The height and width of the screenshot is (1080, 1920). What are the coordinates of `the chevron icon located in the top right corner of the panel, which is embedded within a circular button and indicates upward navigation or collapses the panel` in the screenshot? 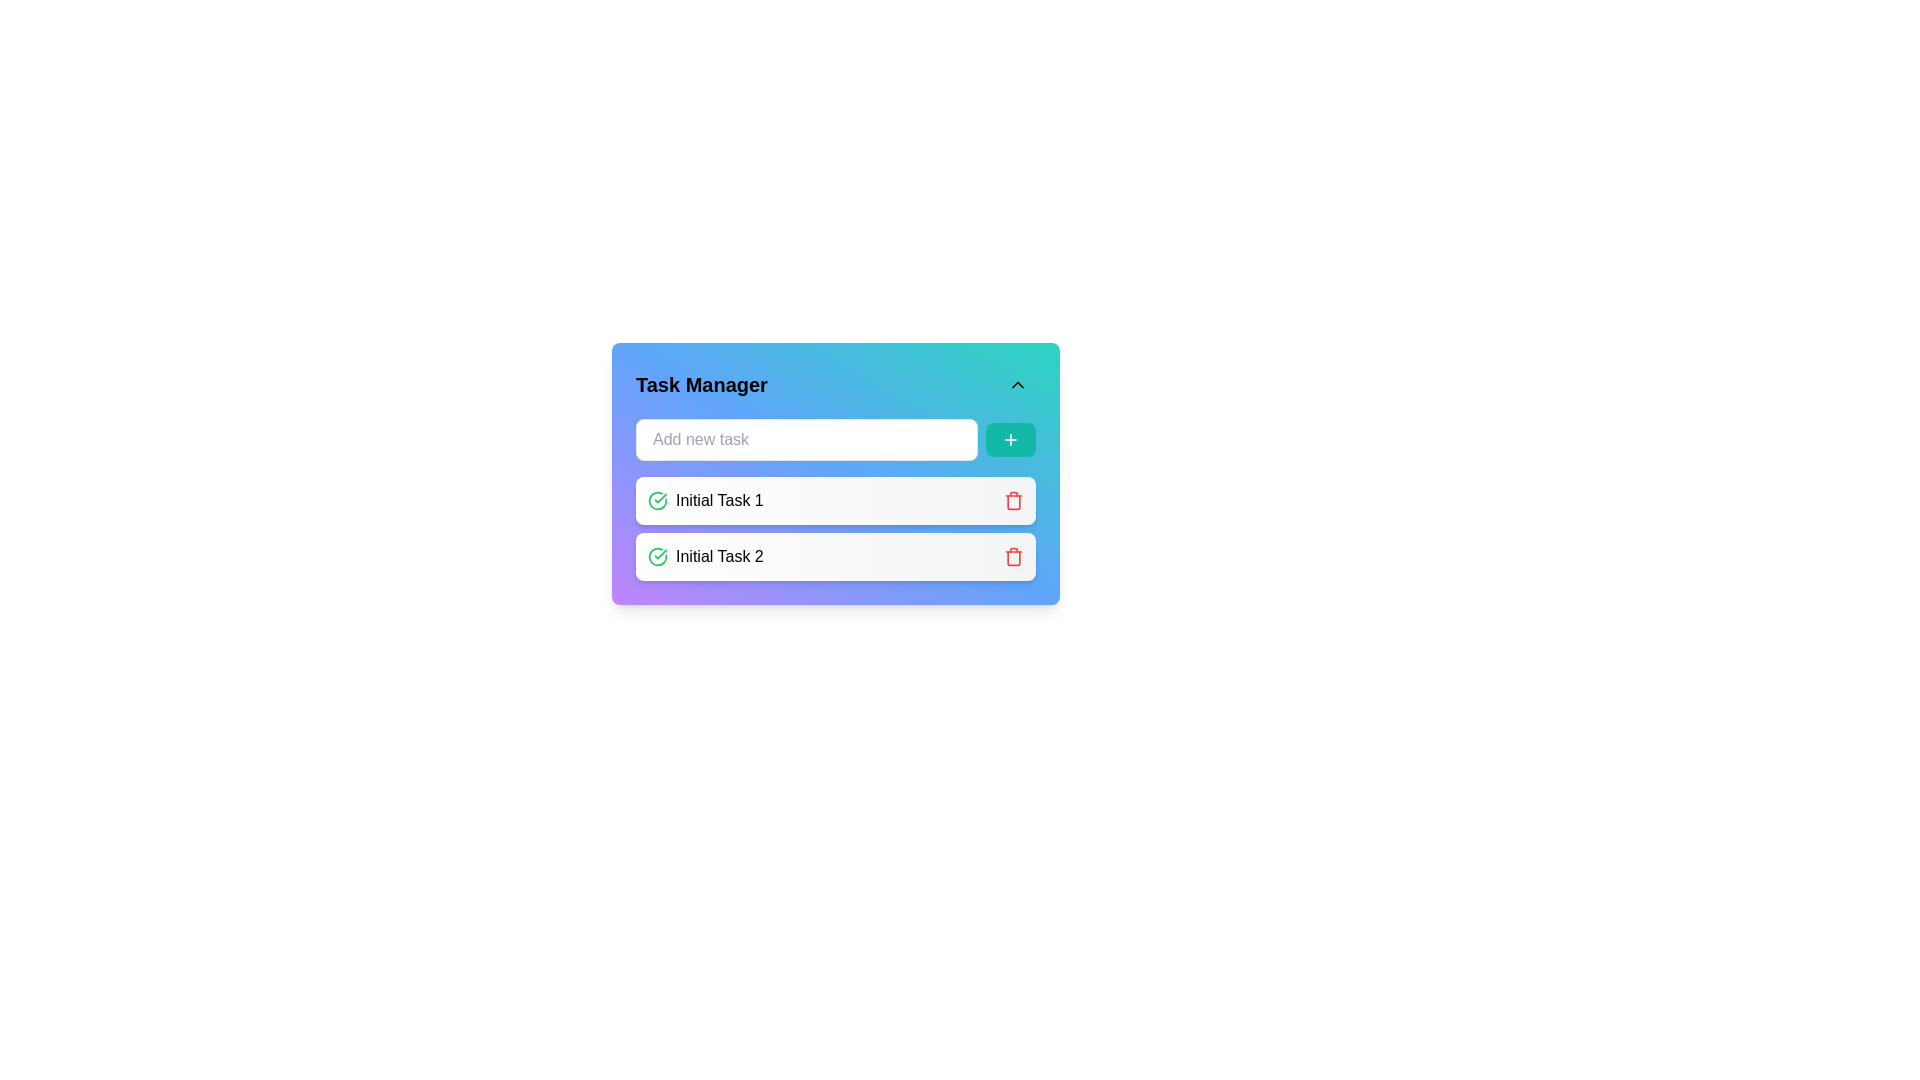 It's located at (1017, 385).